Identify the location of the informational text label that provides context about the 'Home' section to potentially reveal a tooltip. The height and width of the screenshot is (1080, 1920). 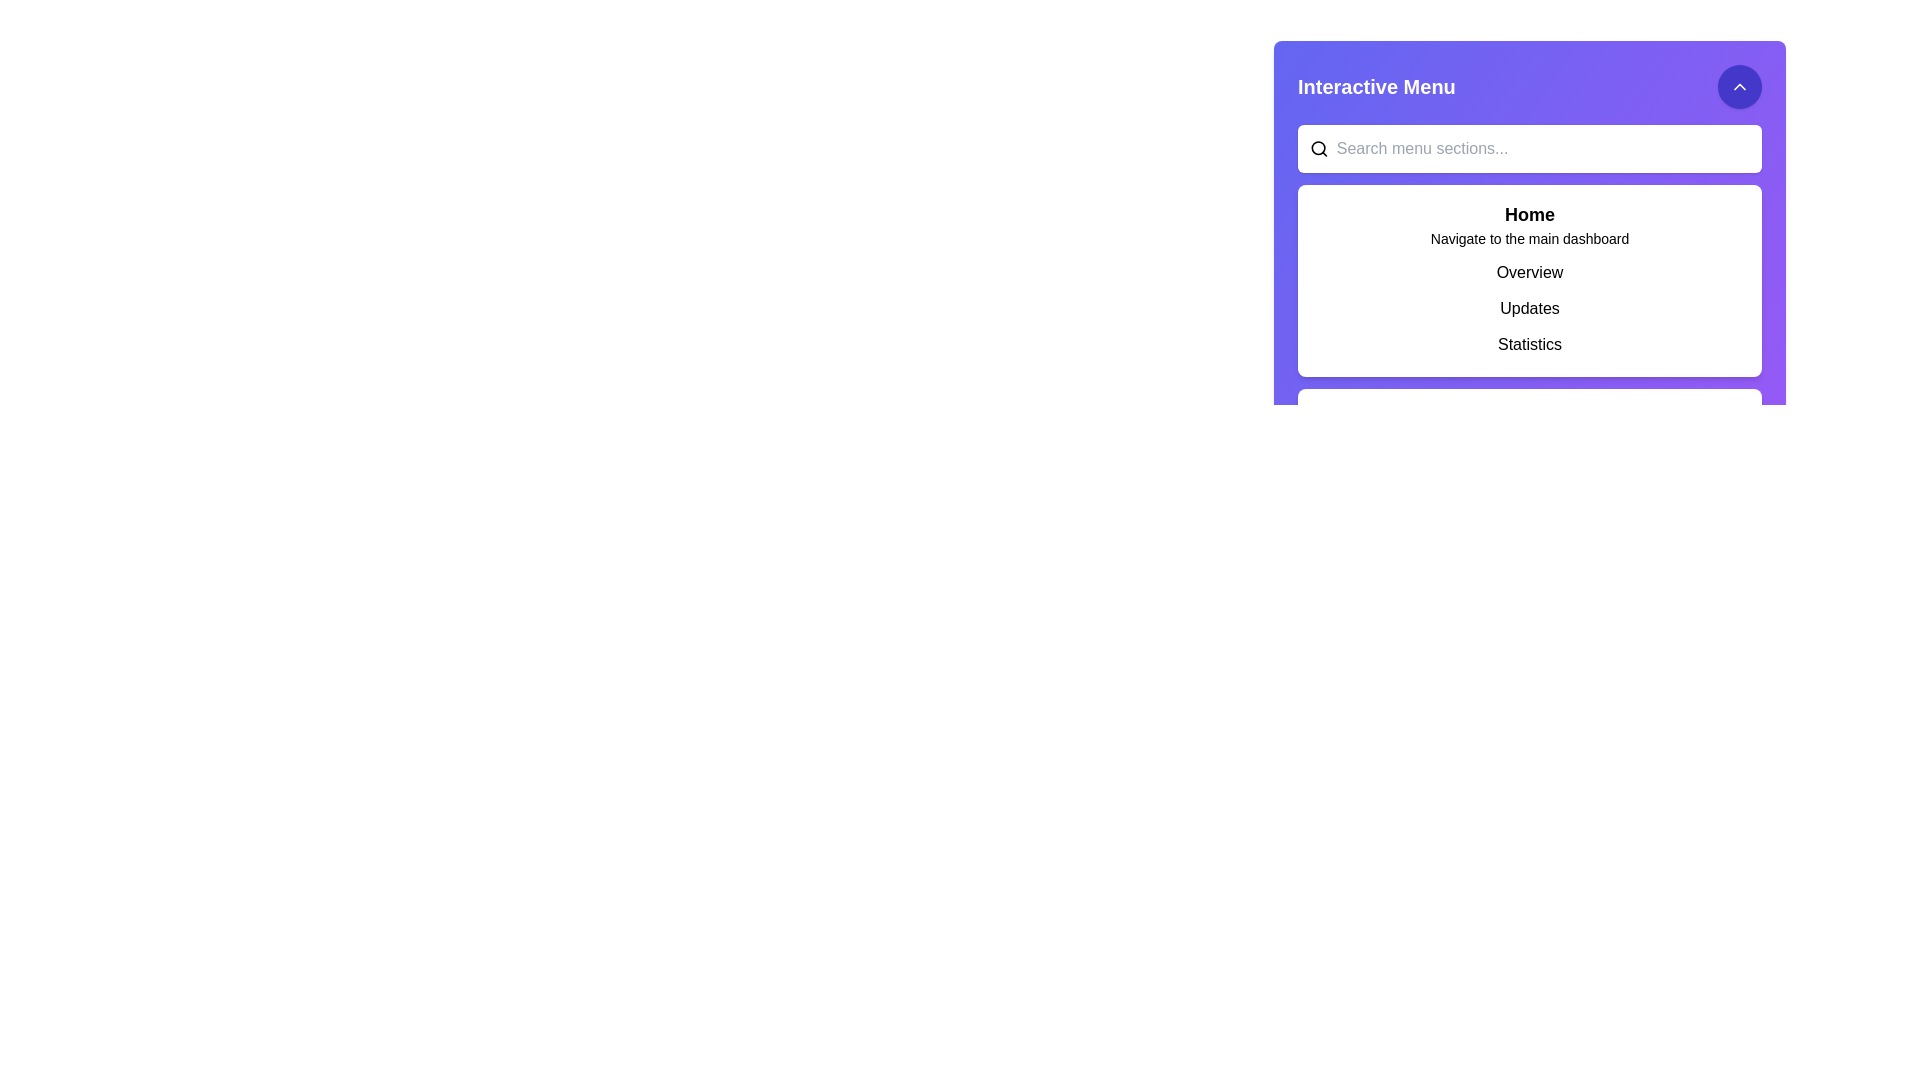
(1529, 238).